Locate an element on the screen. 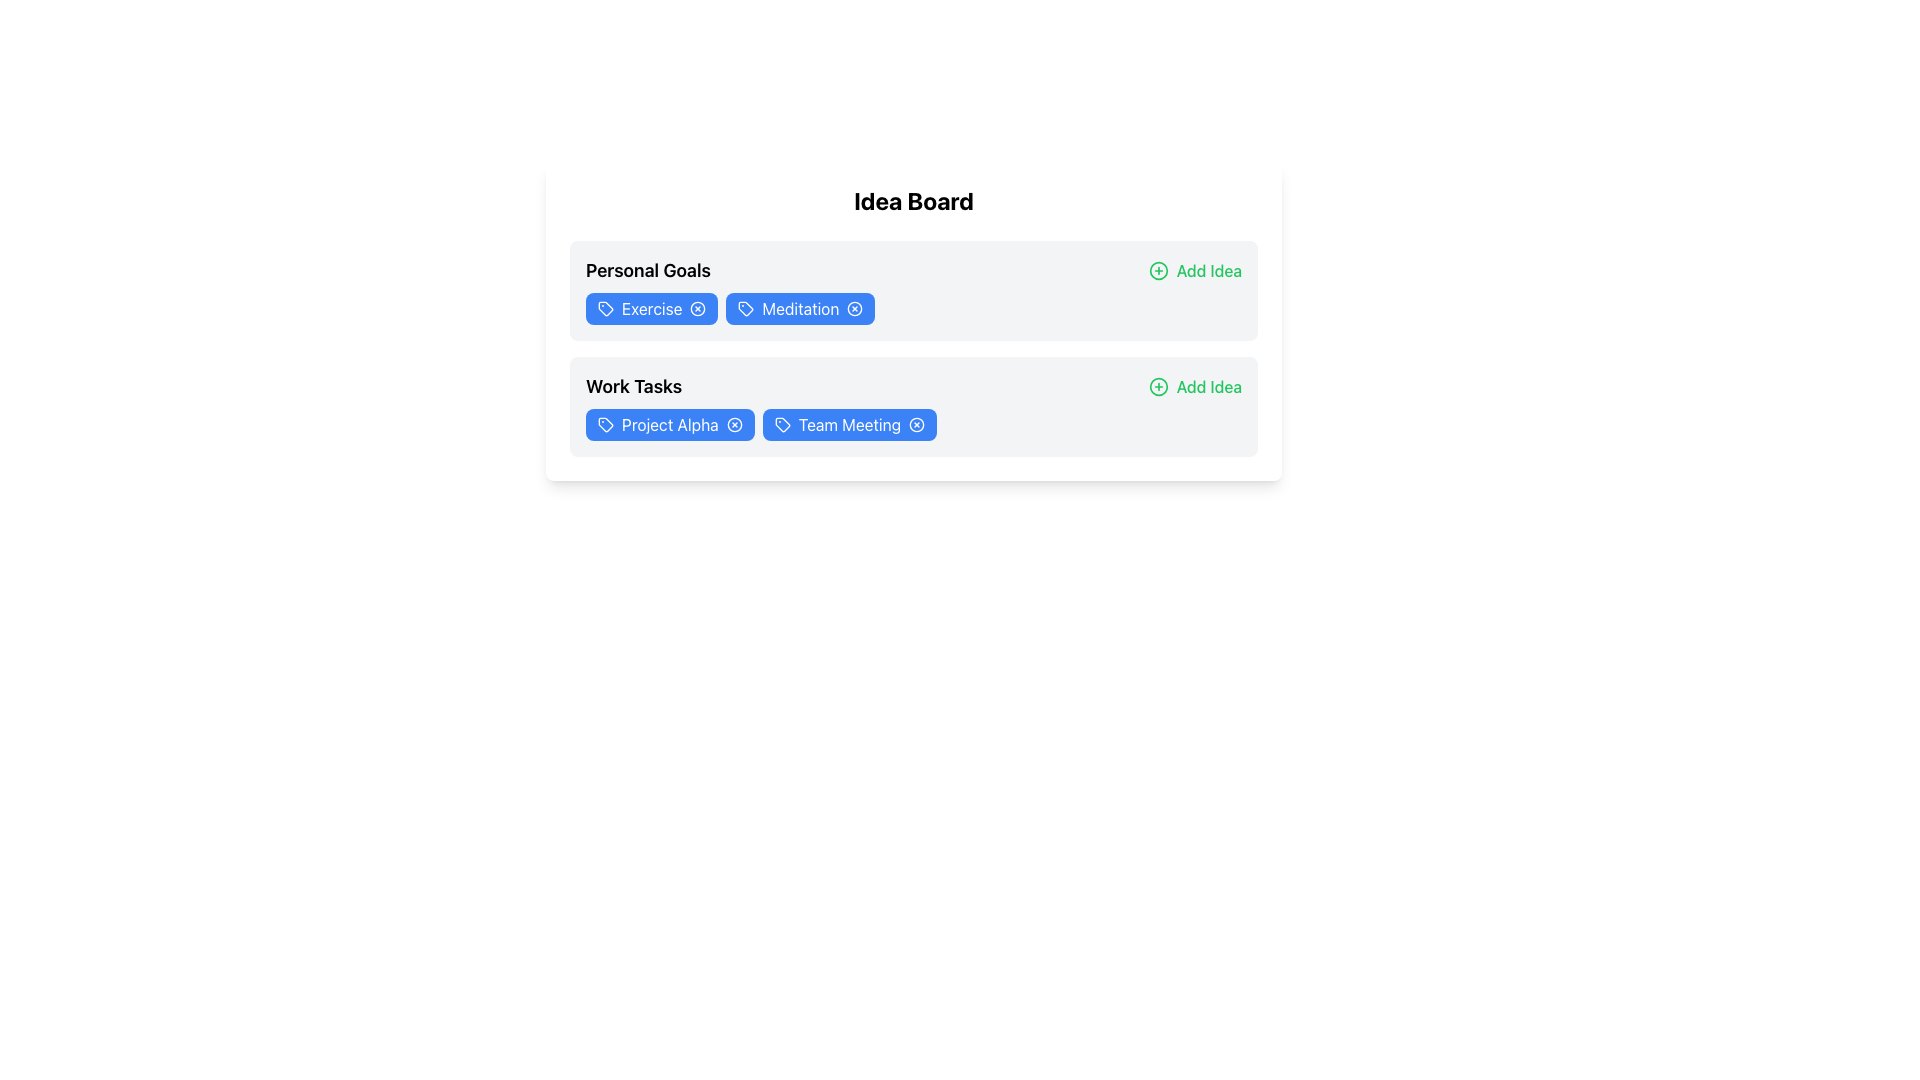  the circular button with an 'X' symbol, located to the right of the text 'Project Alpha', within the 'Work Tasks' section is located at coordinates (733, 423).